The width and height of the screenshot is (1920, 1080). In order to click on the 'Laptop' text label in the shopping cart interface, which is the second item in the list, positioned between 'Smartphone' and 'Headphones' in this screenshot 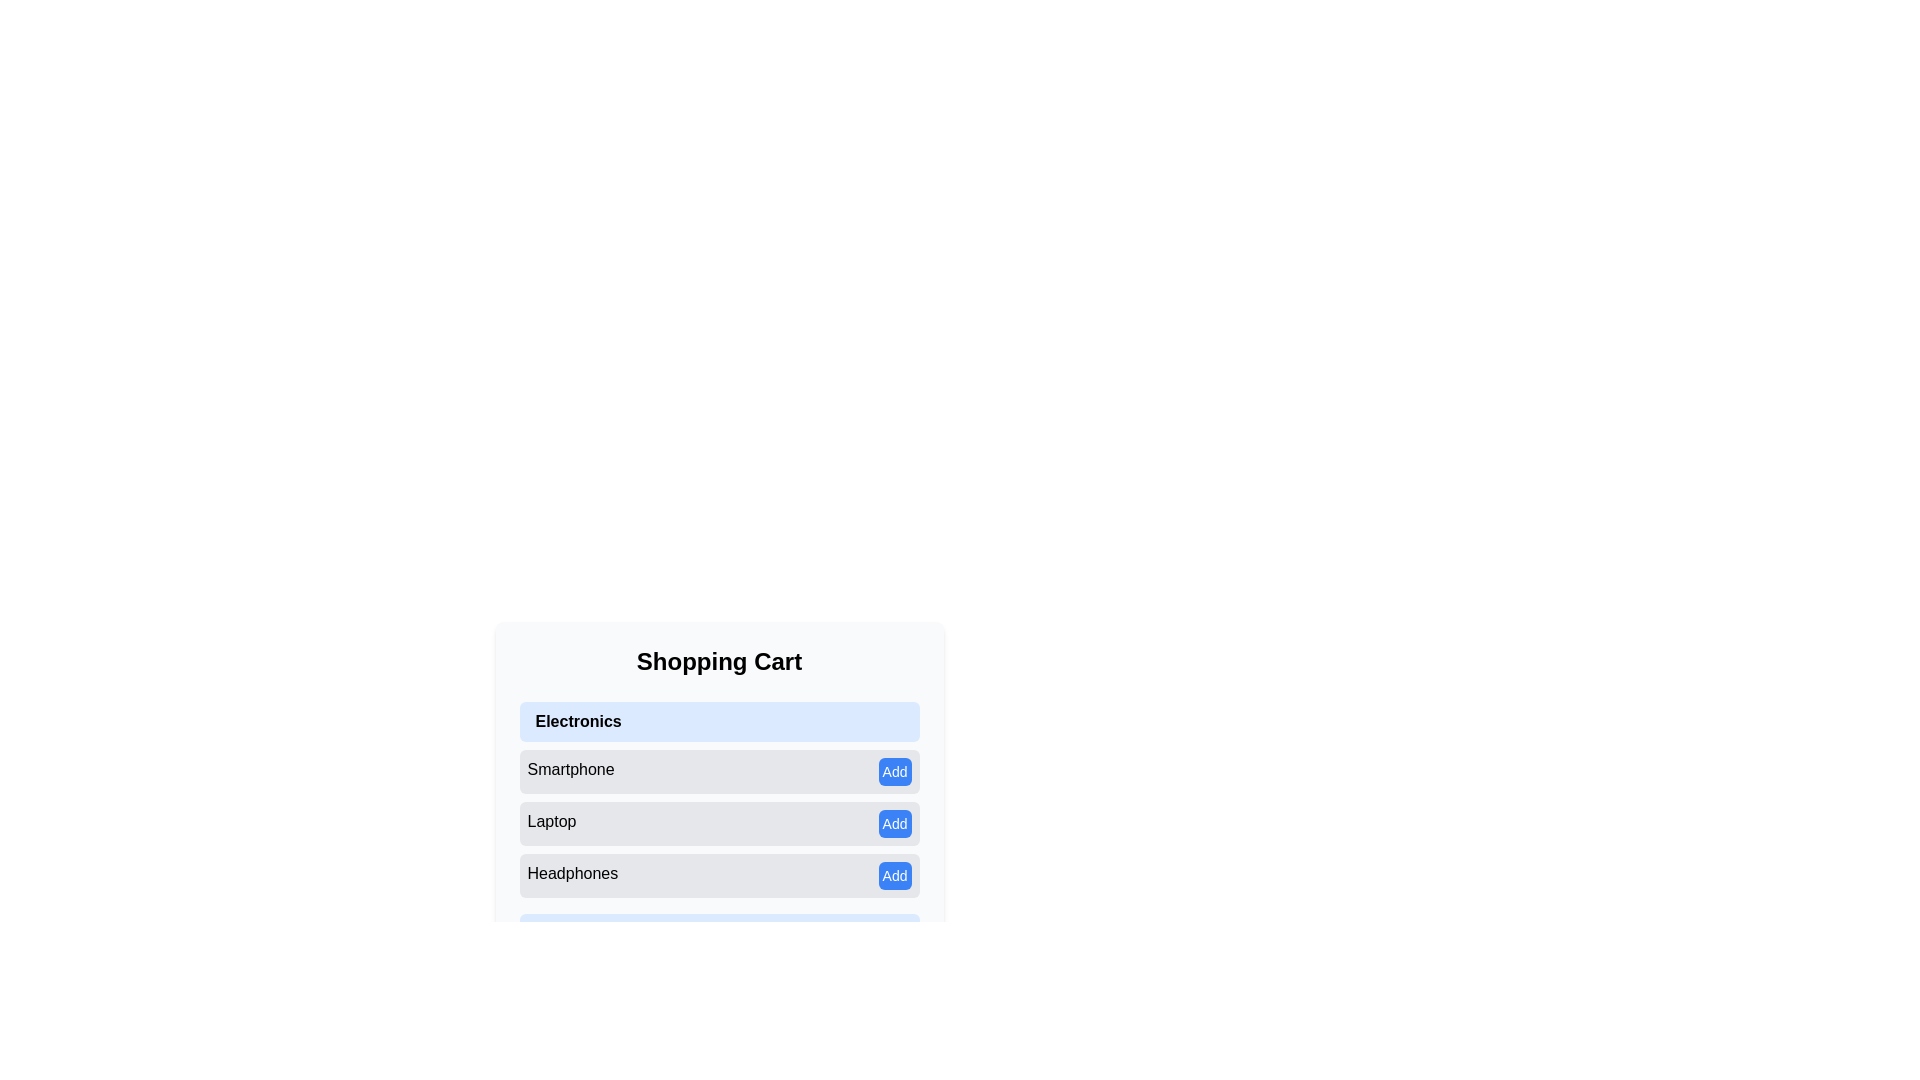, I will do `click(552, 824)`.